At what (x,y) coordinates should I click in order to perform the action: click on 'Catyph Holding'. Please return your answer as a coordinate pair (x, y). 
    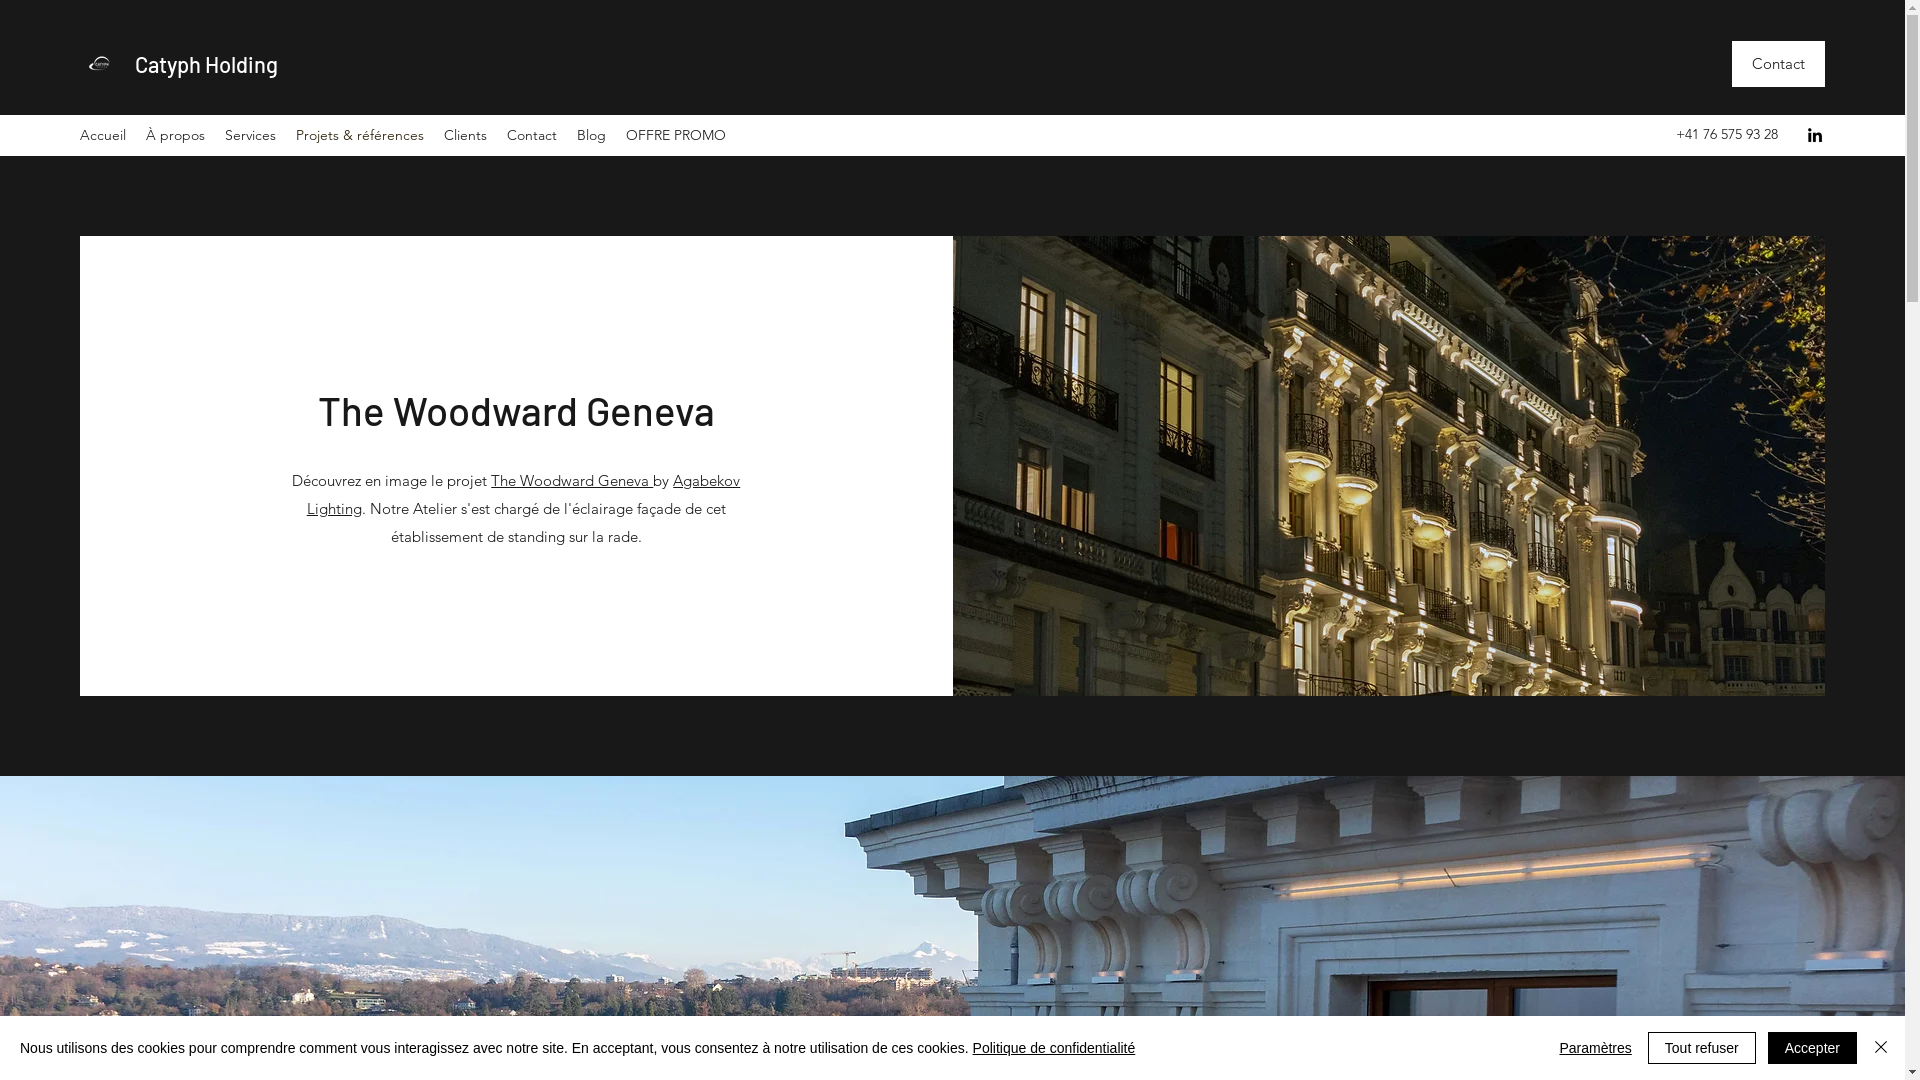
    Looking at the image, I should click on (206, 63).